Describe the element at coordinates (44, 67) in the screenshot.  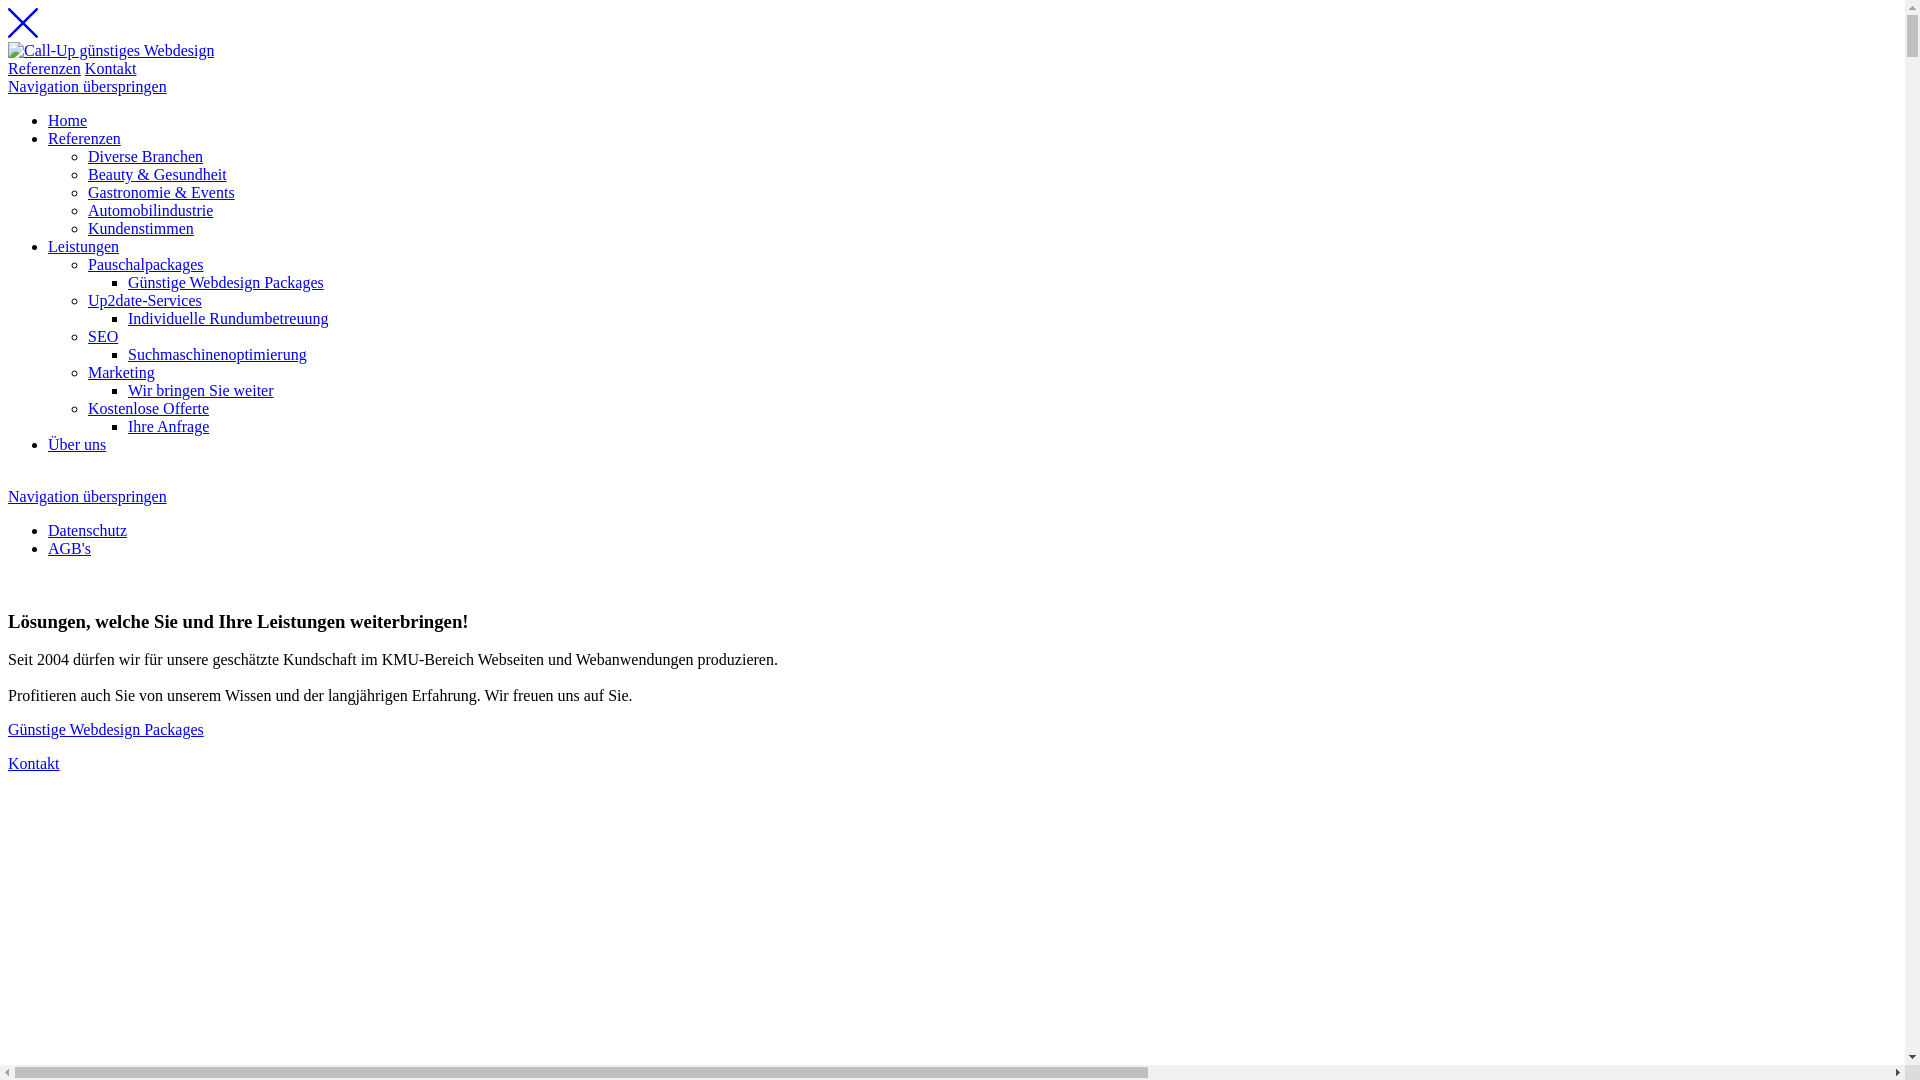
I see `'Referenzen'` at that location.